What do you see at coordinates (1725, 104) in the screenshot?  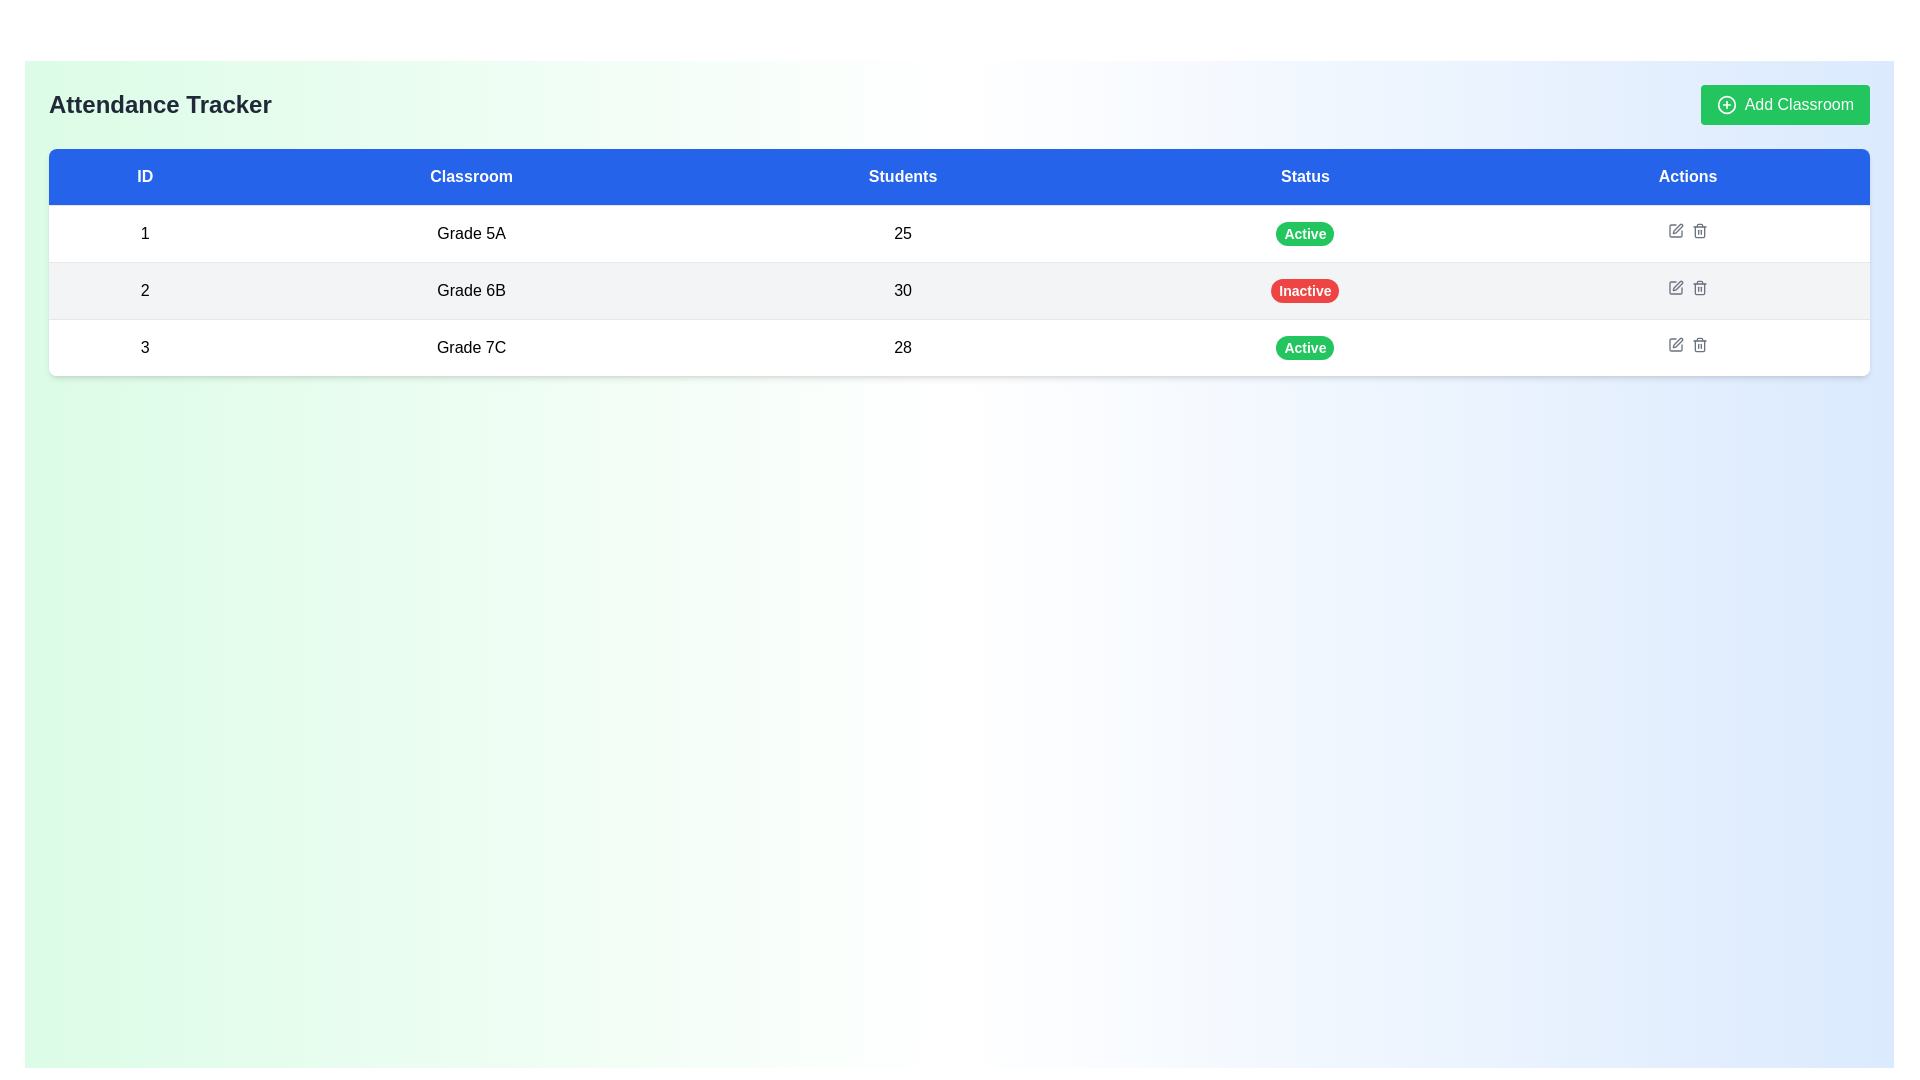 I see `the circular icon located at the center of the 'Add Classroom' button` at bounding box center [1725, 104].